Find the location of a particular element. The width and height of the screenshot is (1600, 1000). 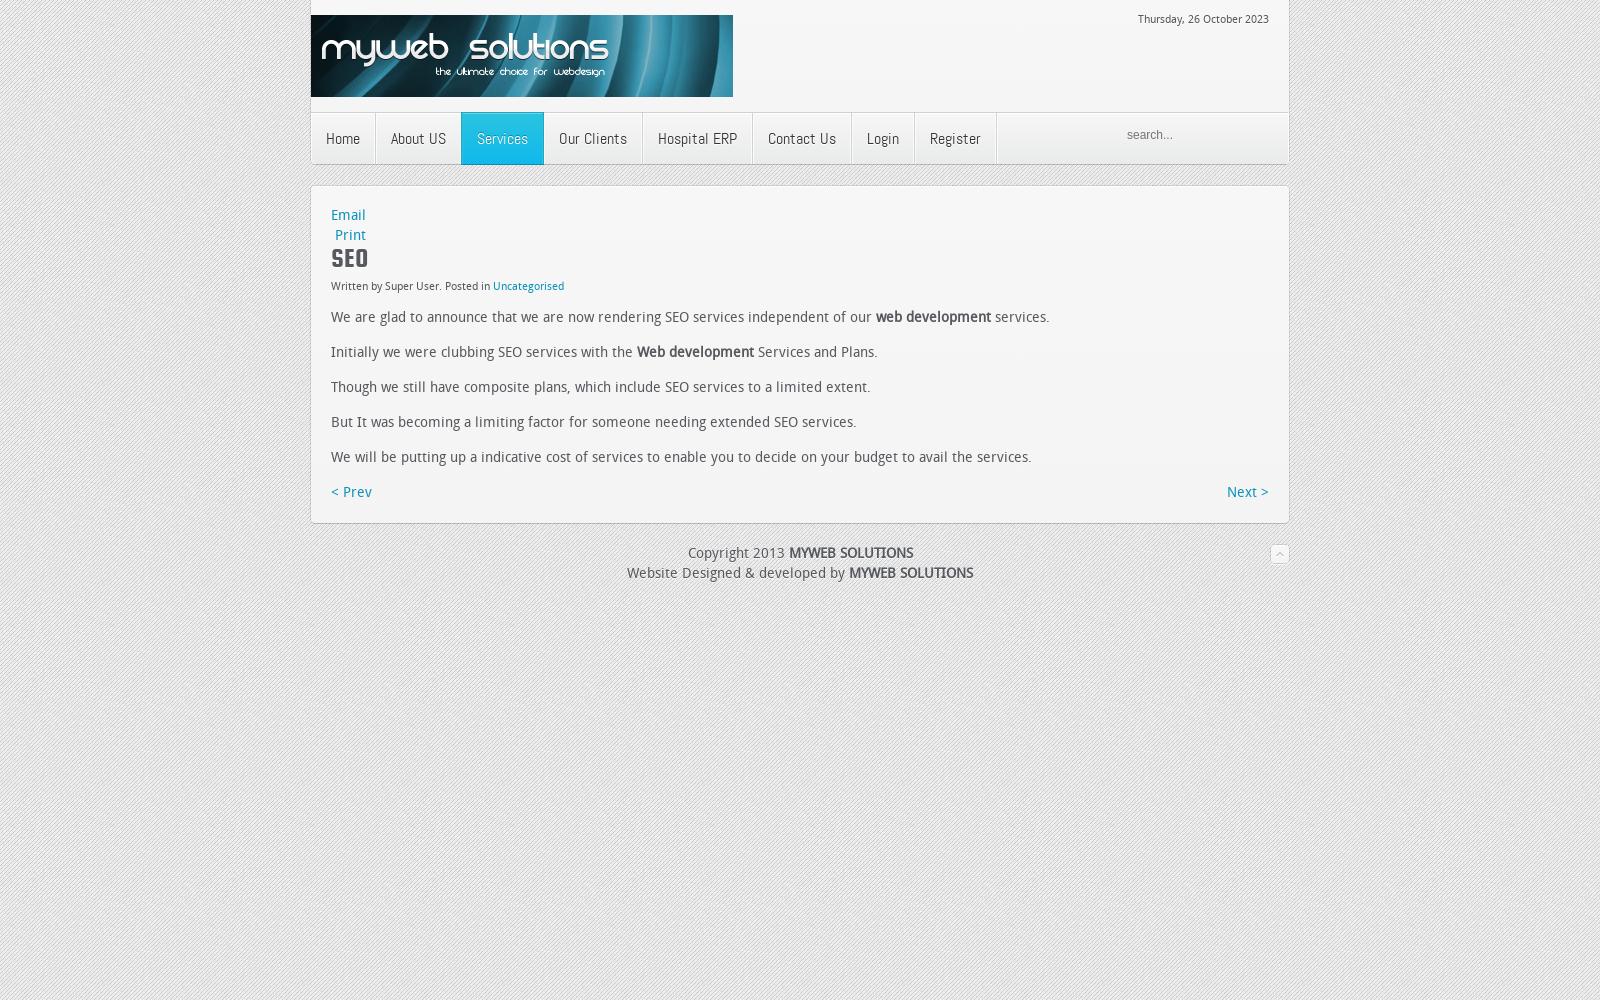

'SEO' is located at coordinates (350, 258).